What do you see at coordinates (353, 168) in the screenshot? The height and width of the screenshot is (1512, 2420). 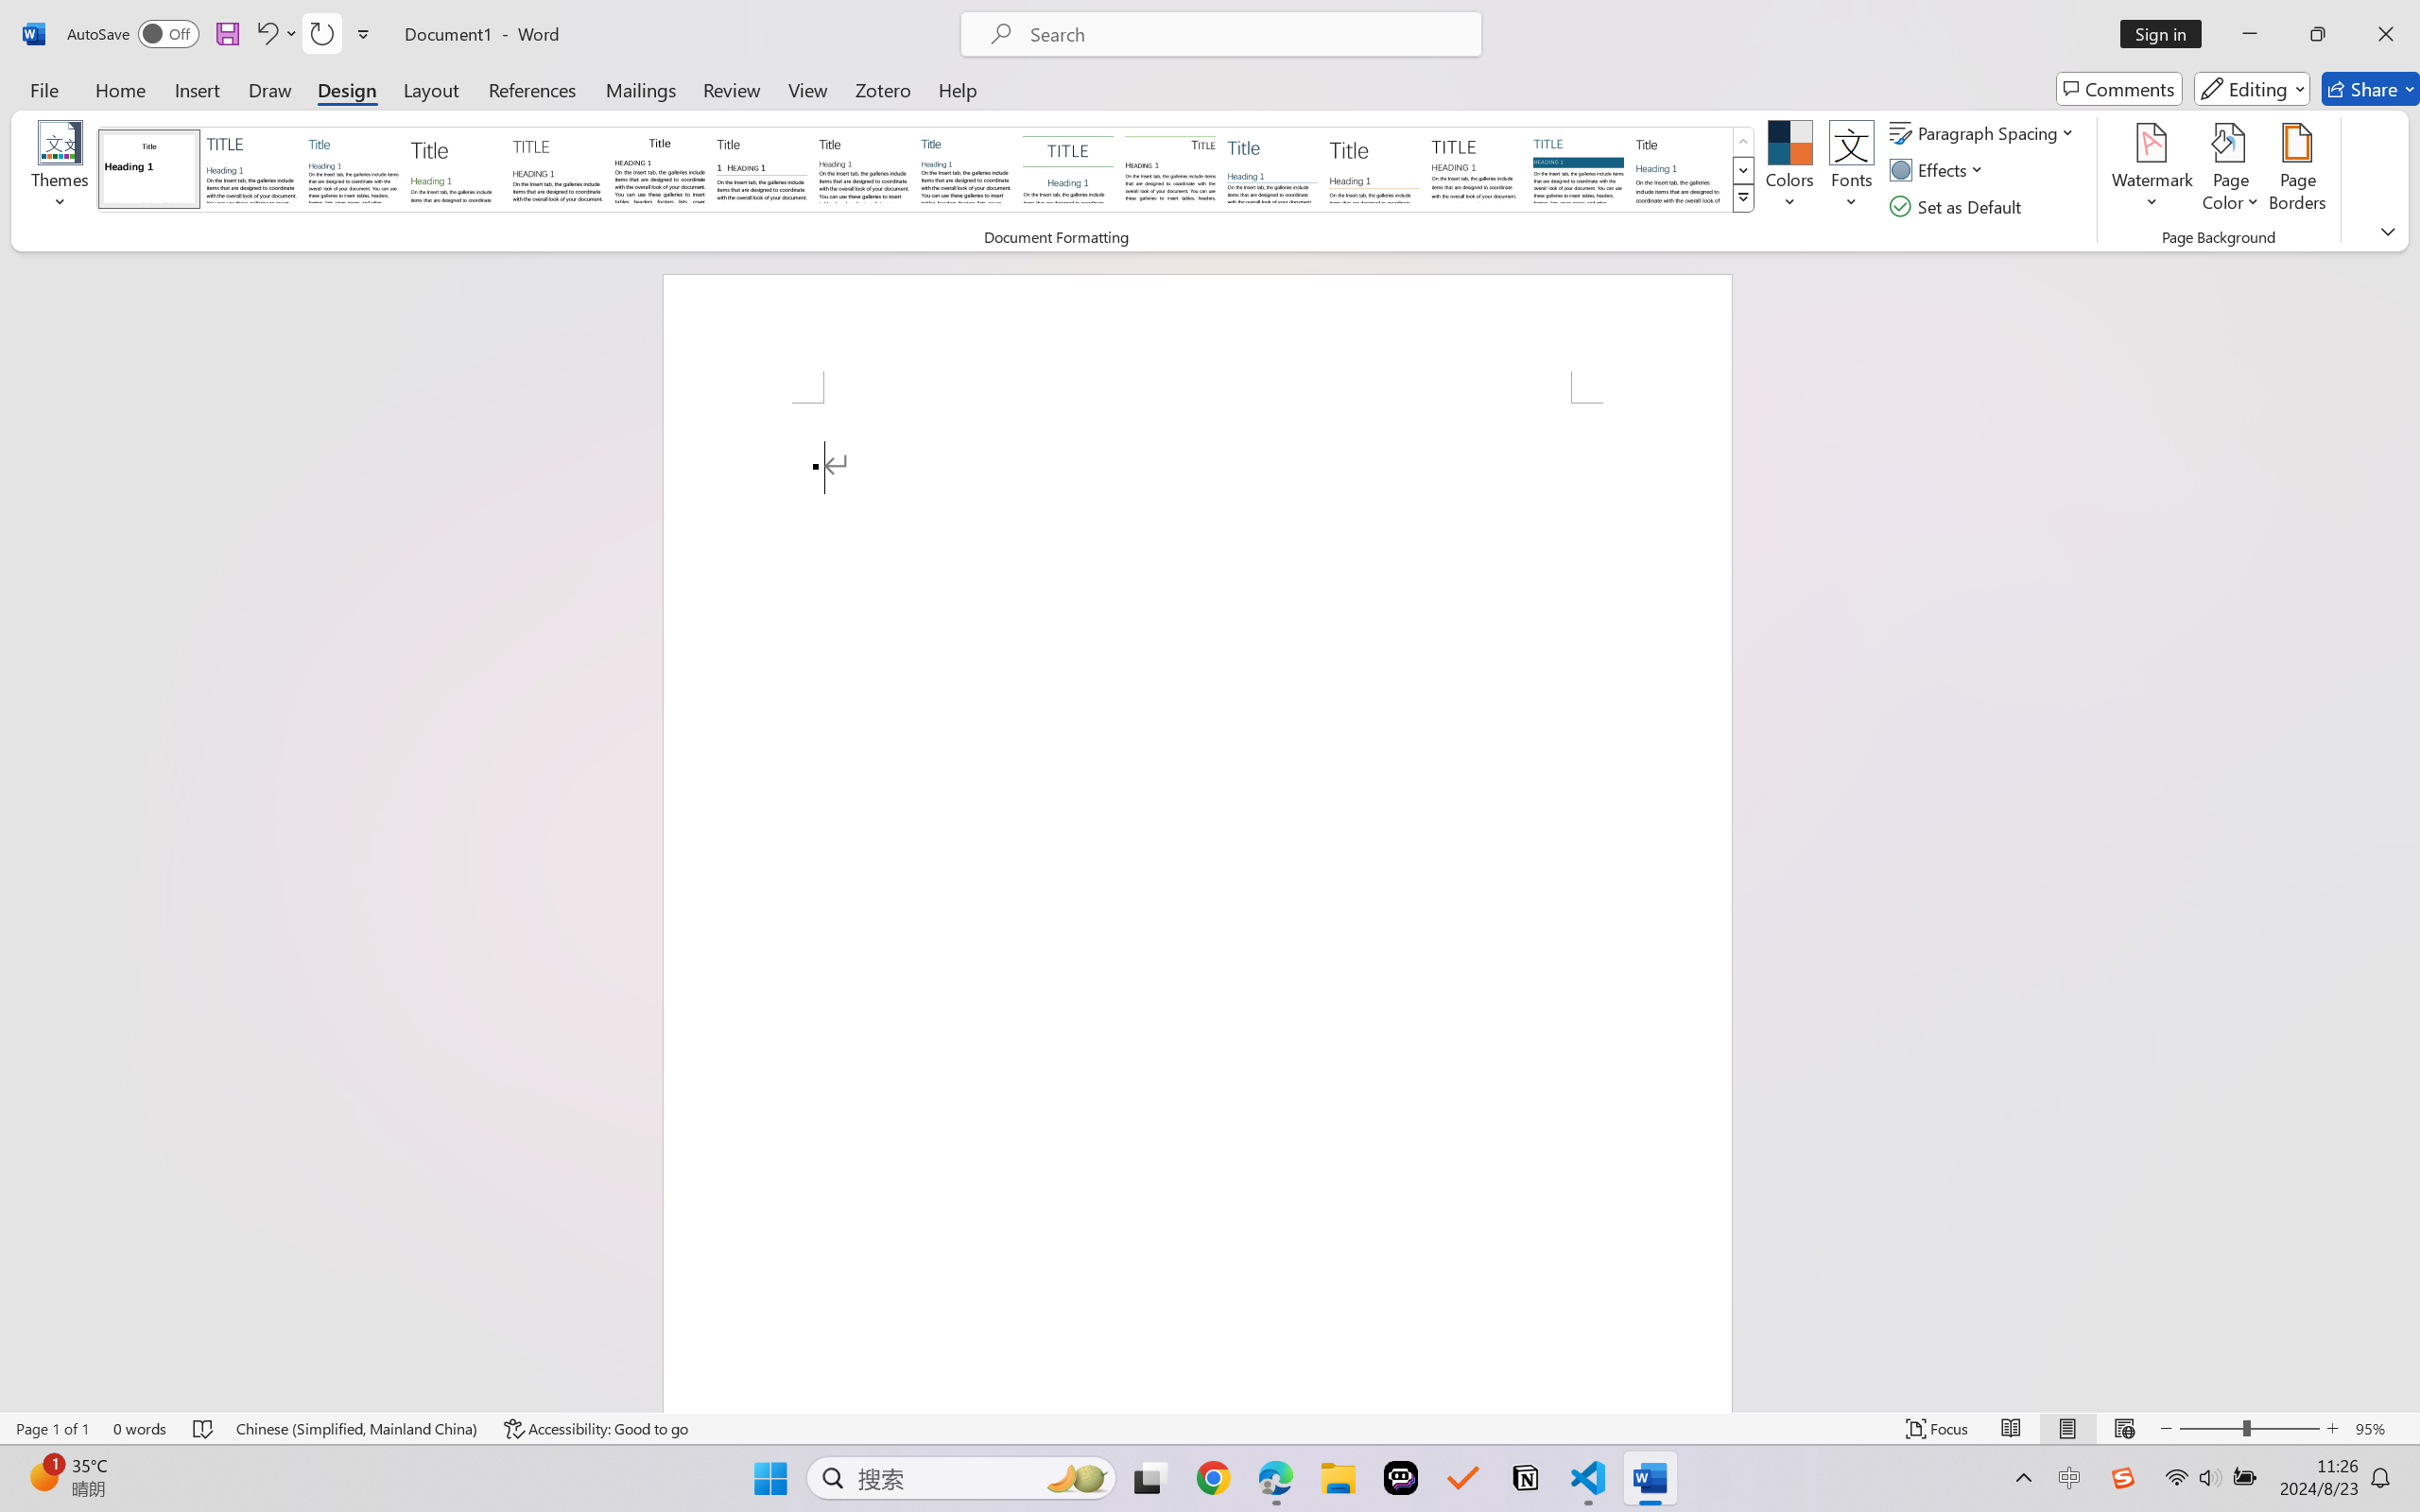 I see `'Basic (Simple)'` at bounding box center [353, 168].